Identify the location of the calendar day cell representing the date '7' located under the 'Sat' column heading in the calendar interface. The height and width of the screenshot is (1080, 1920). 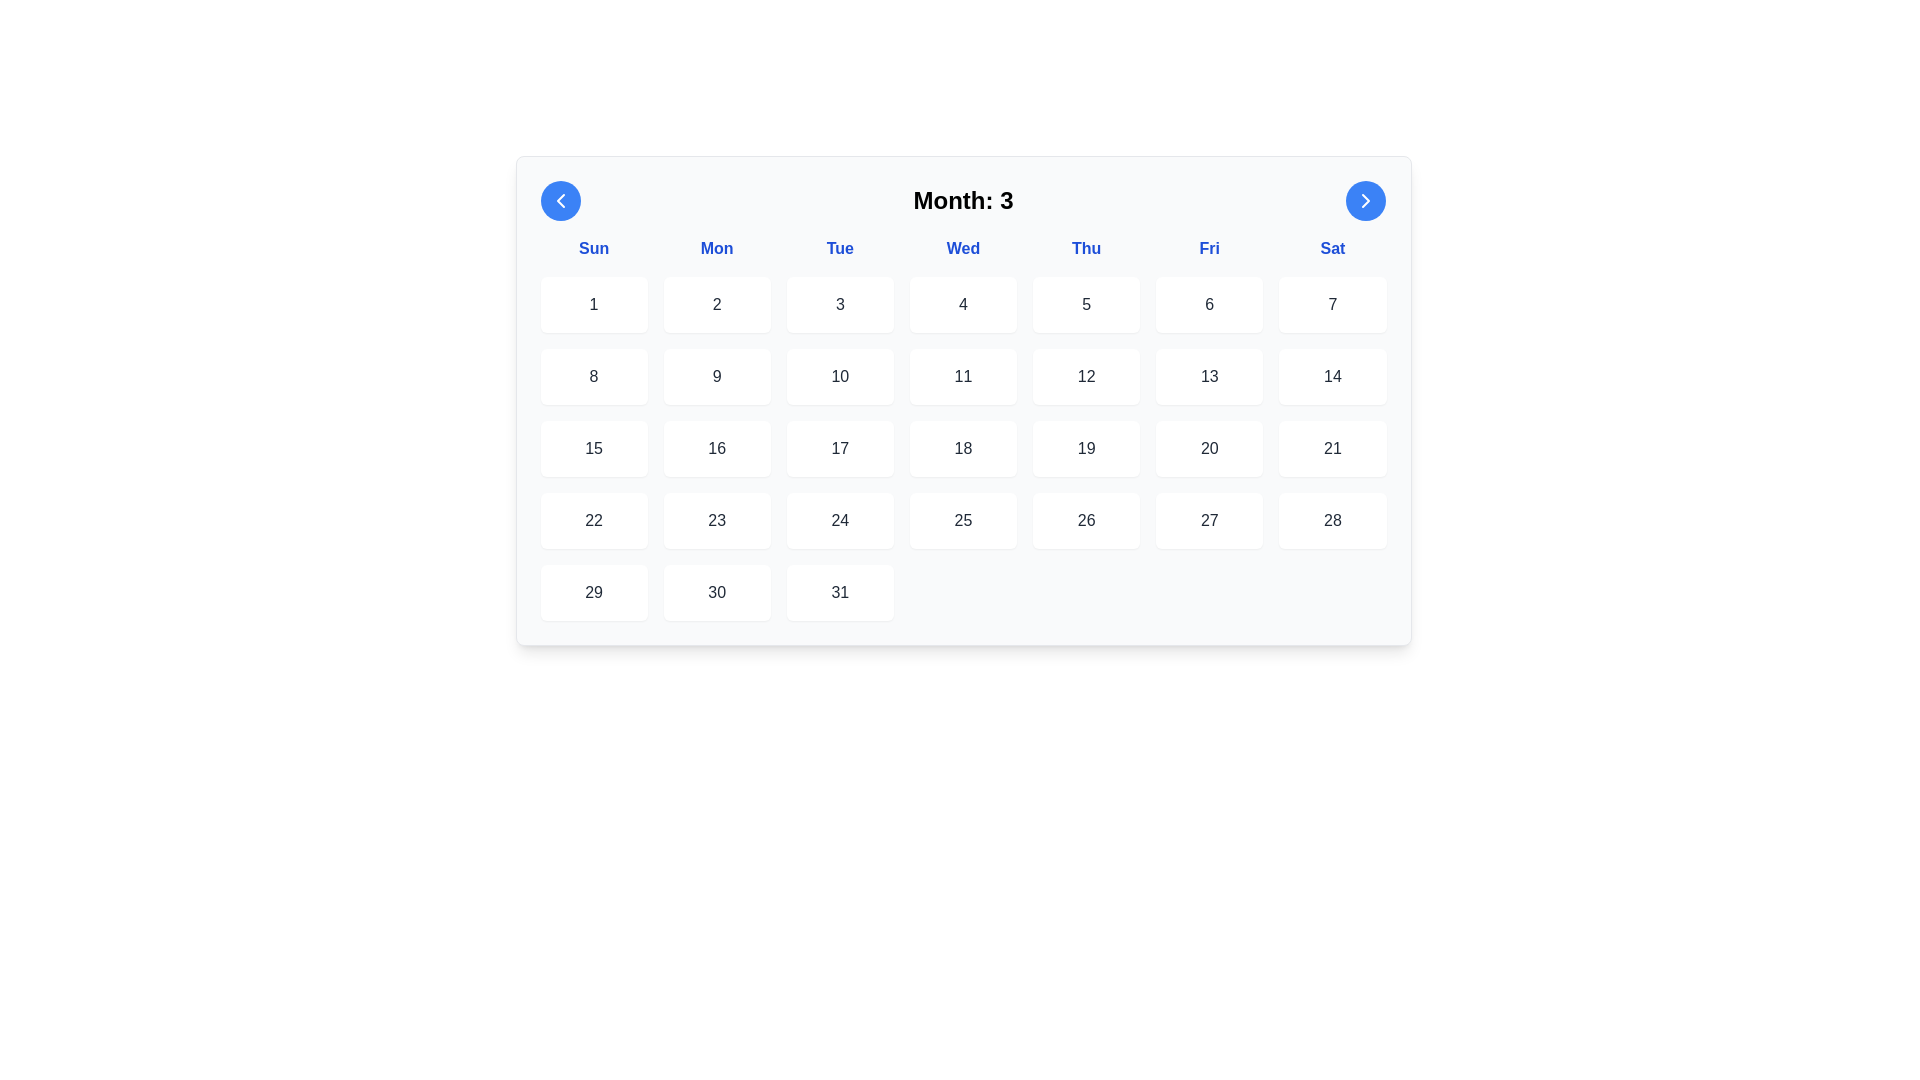
(1332, 304).